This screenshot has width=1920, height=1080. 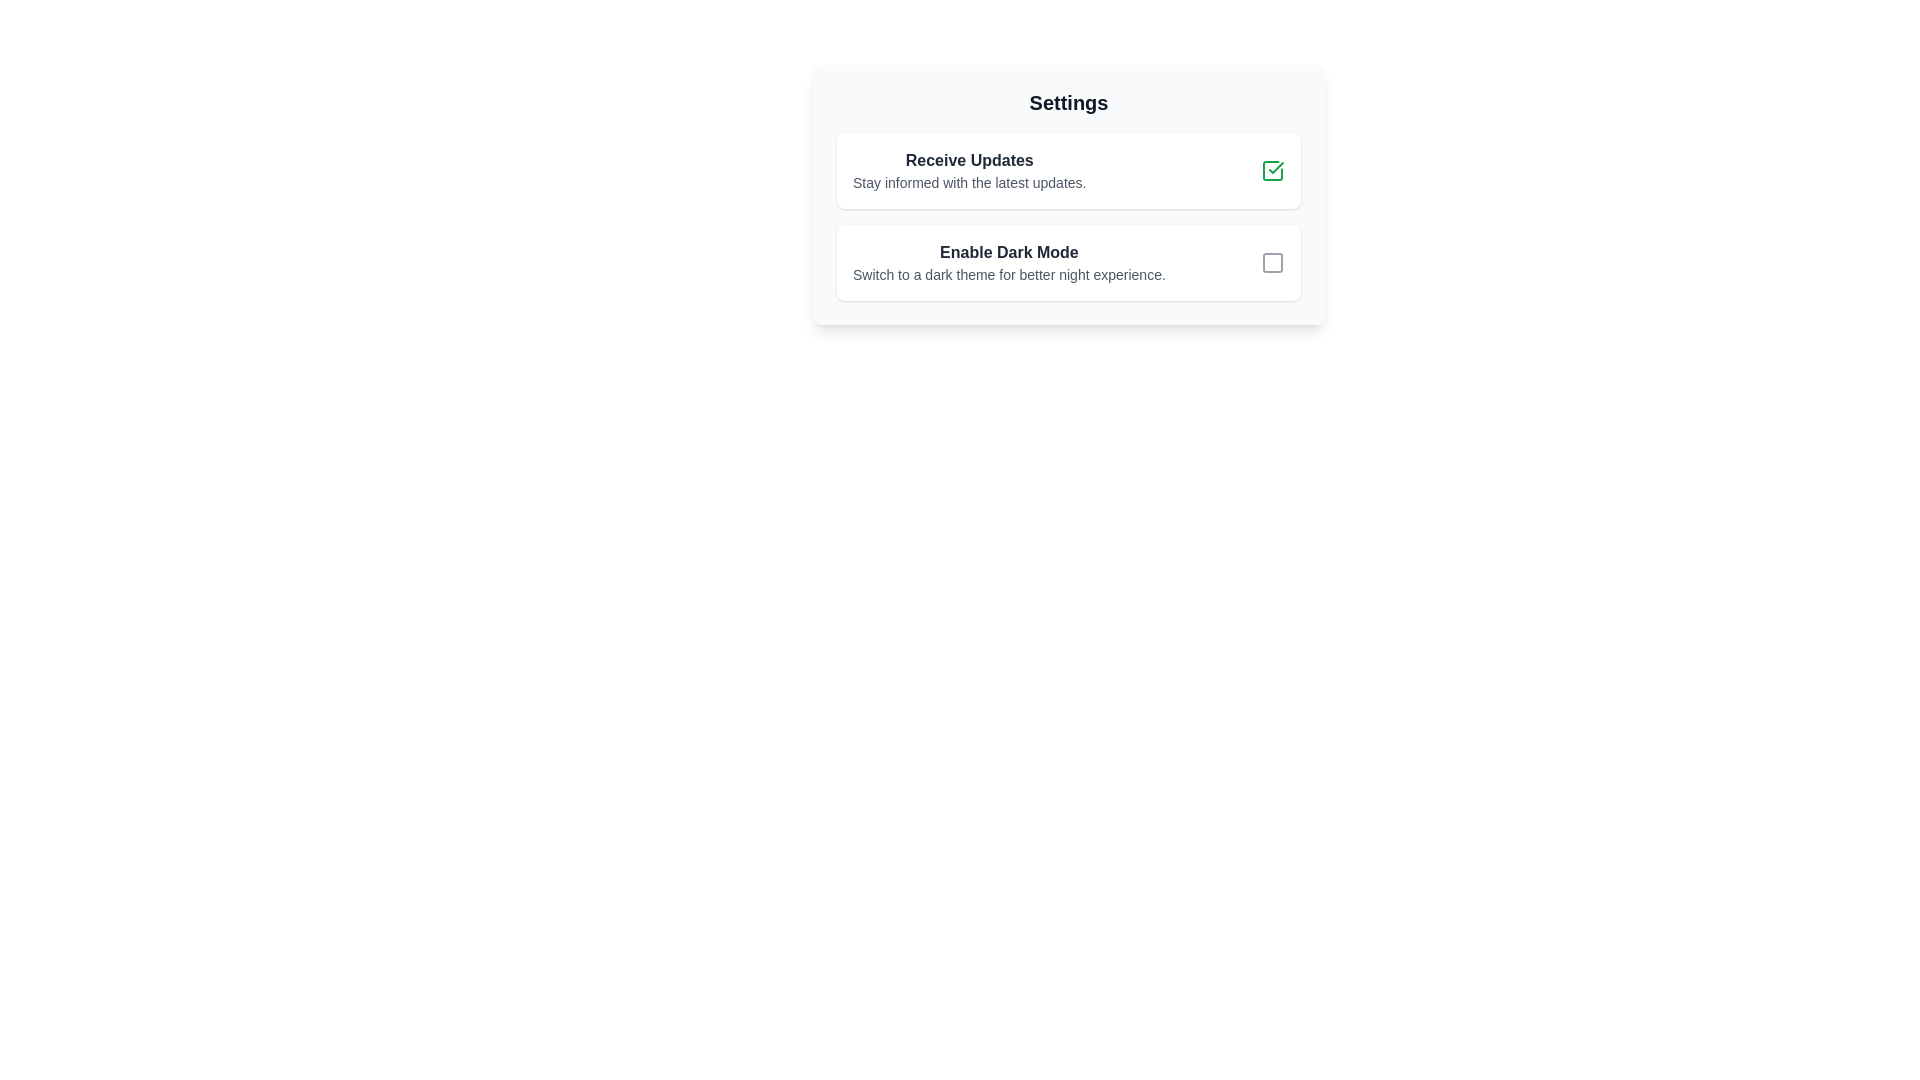 I want to click on the square-shaped checkbox with a green outline and checkmark located in the top right corner of the 'Receive Updates' section, so click(x=1271, y=169).